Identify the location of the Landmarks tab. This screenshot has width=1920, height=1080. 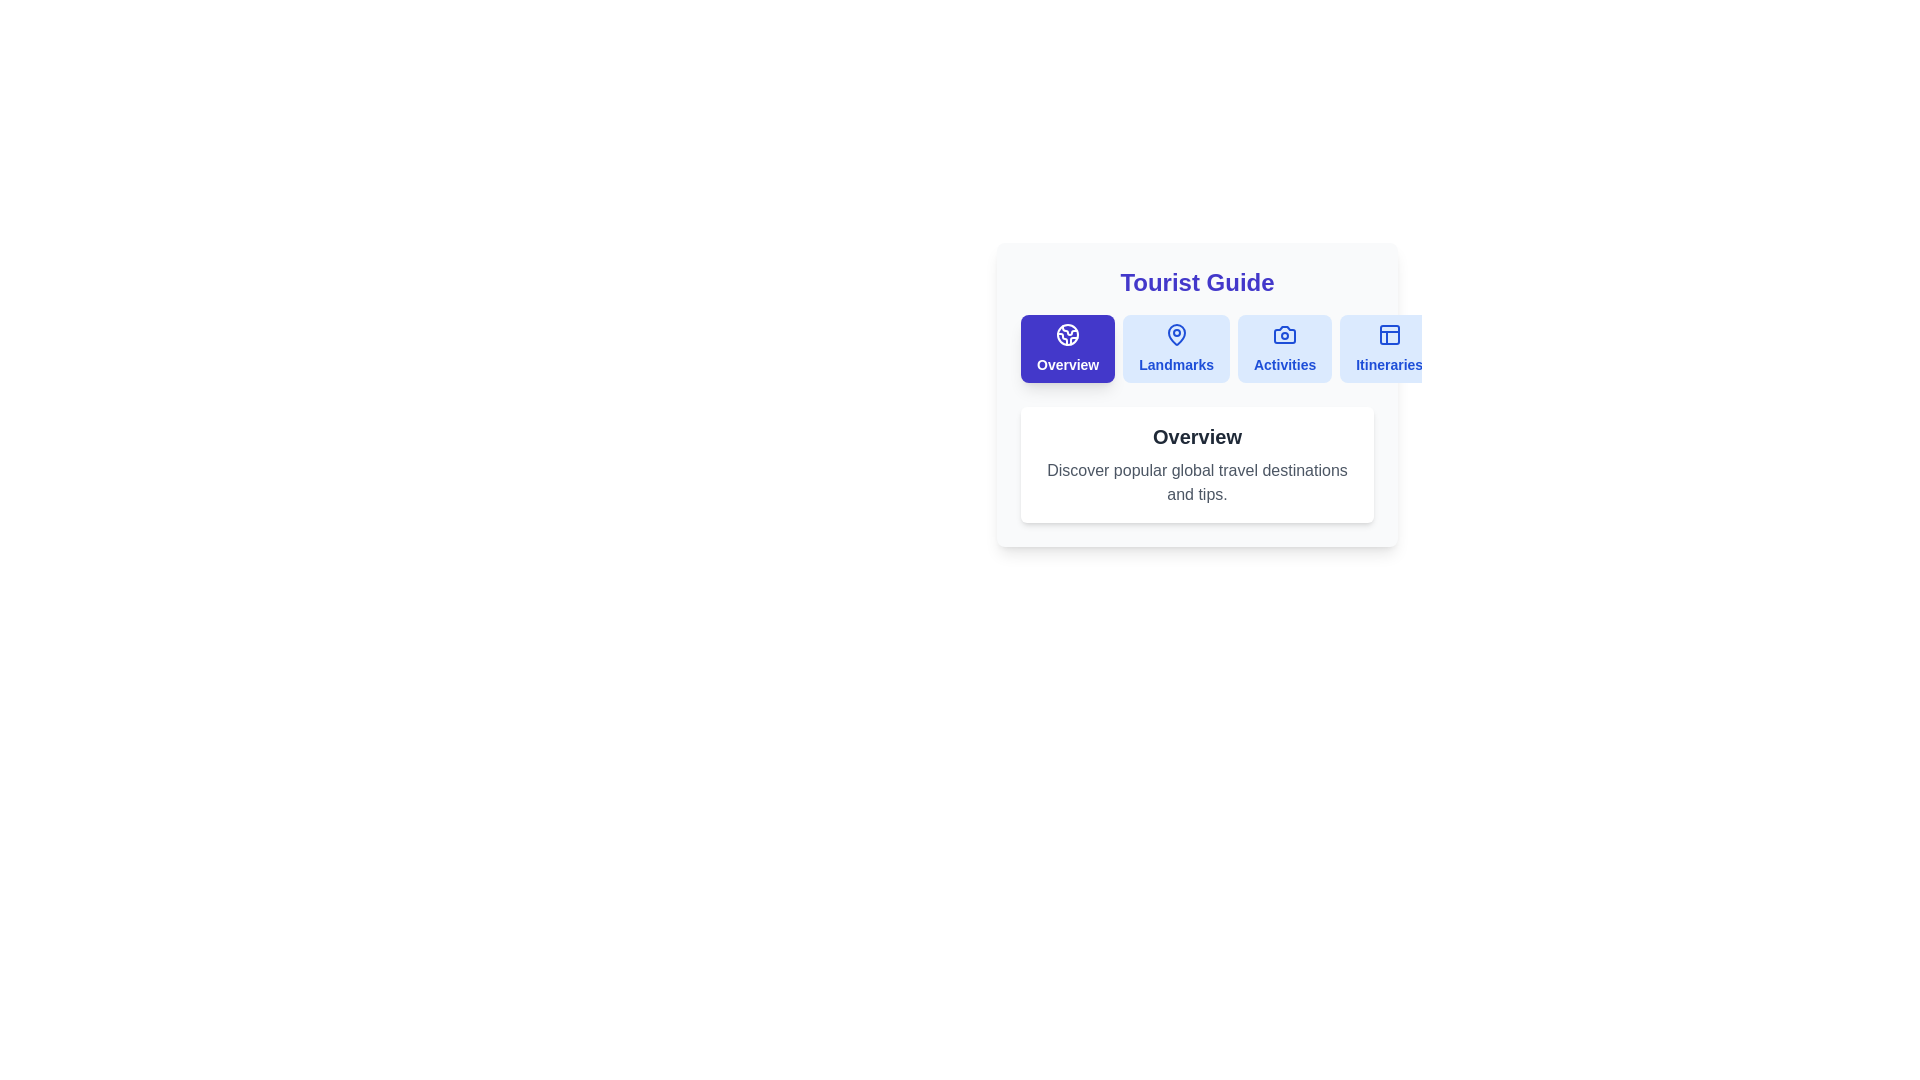
(1176, 347).